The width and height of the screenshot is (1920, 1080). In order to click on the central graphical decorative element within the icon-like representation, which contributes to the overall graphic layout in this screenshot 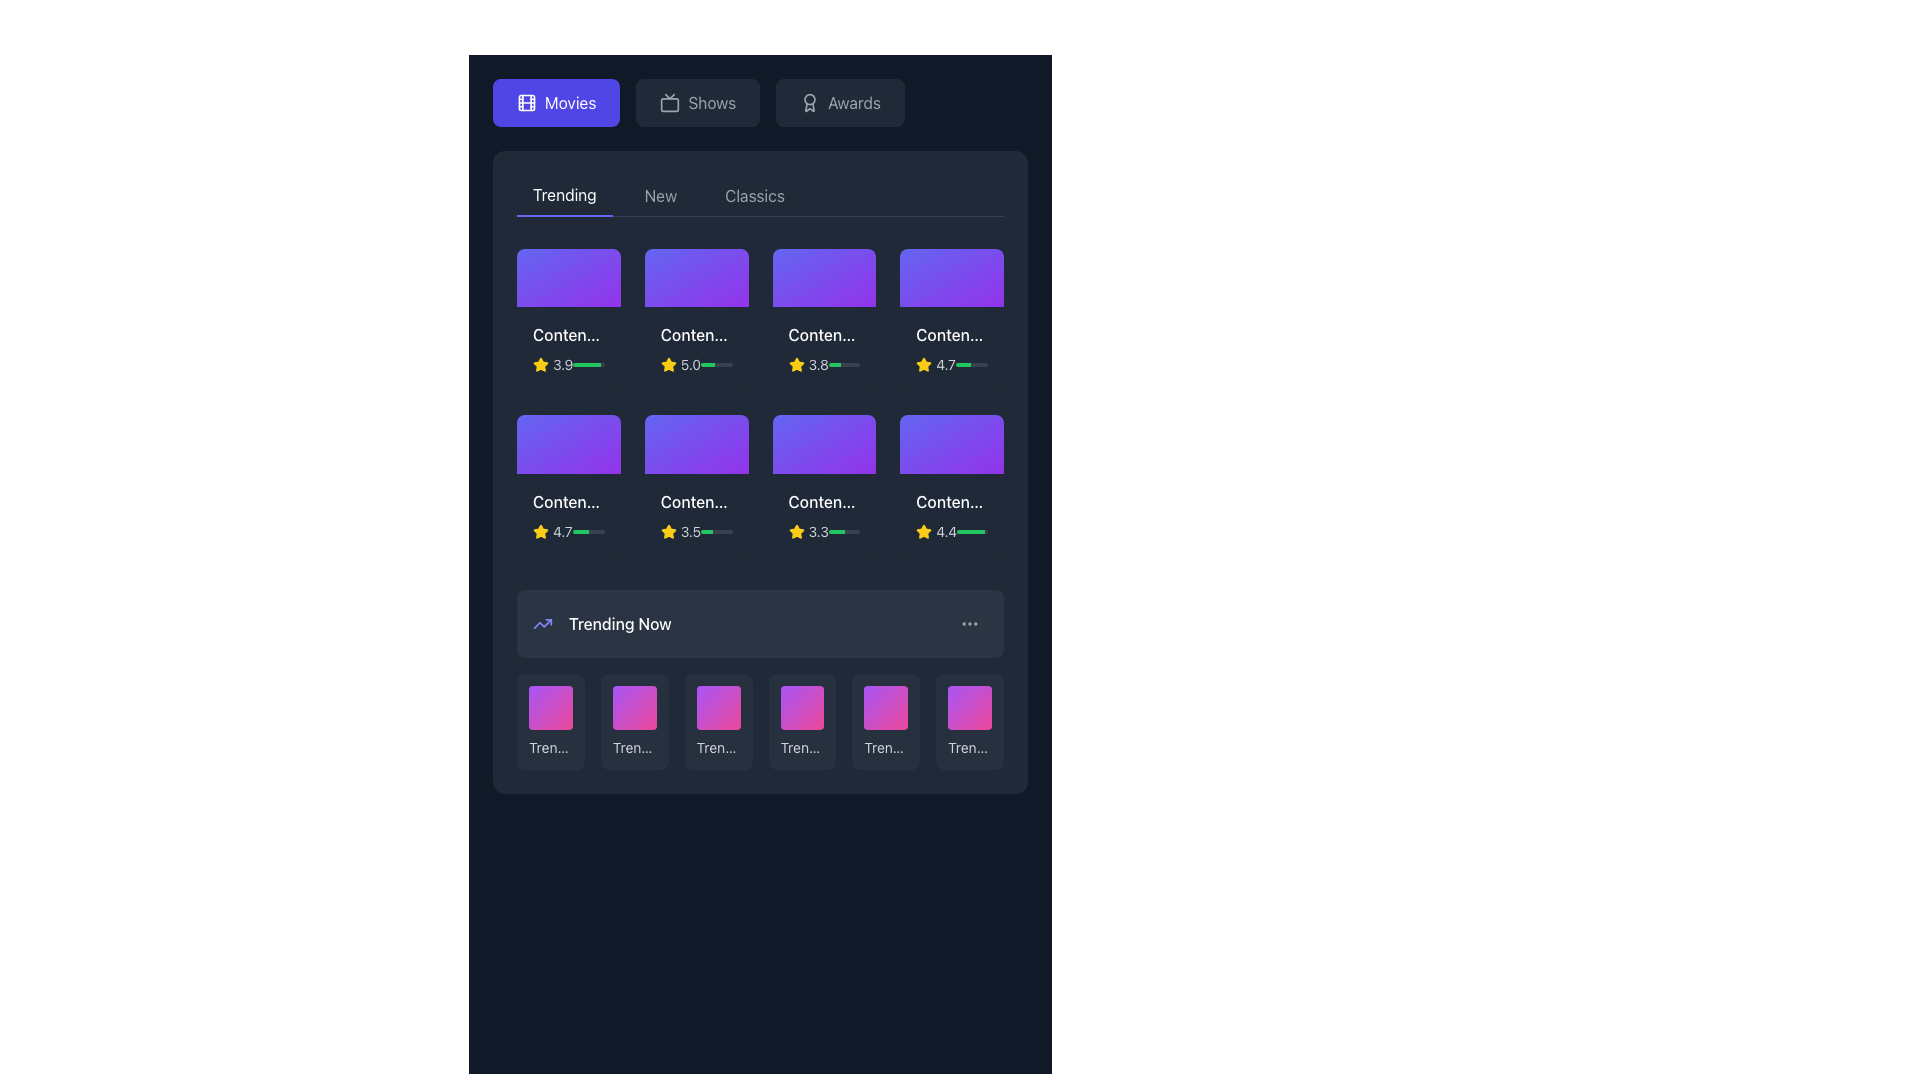, I will do `click(670, 105)`.